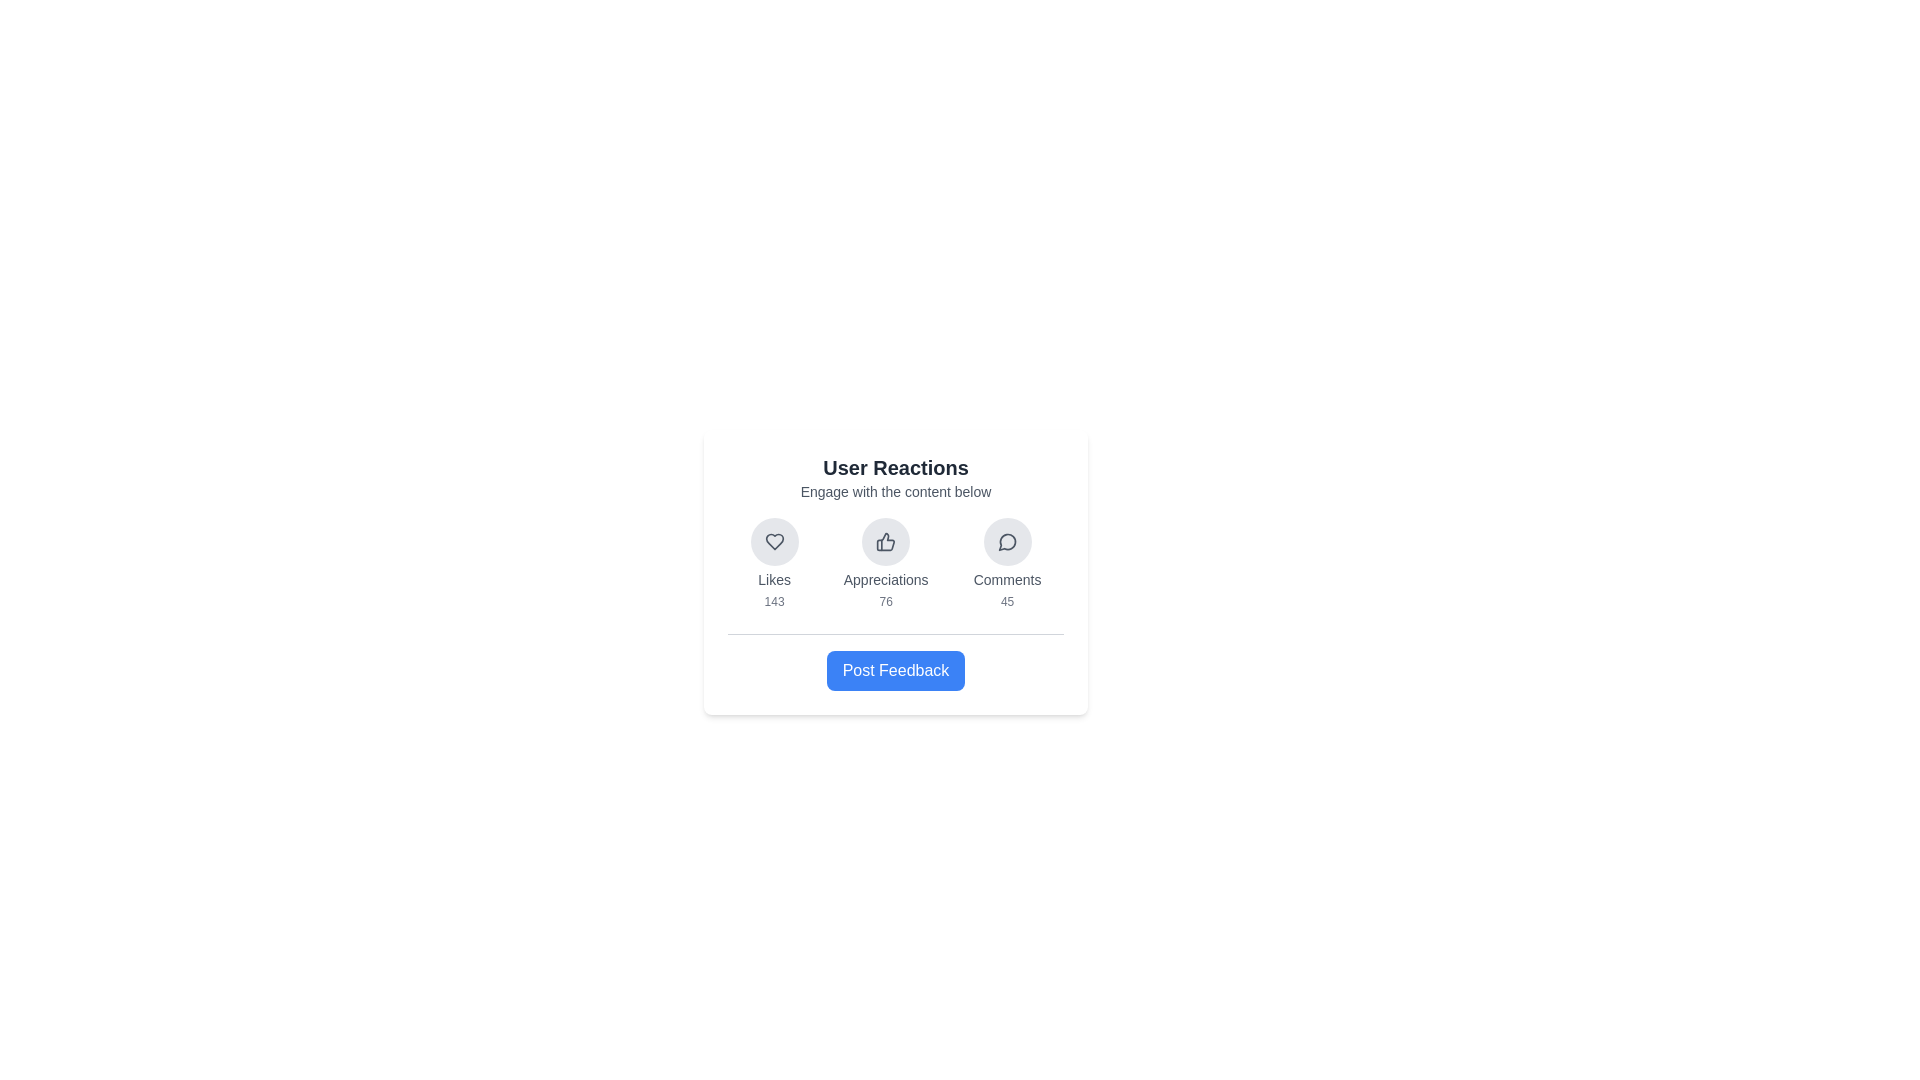 The width and height of the screenshot is (1920, 1080). Describe the element at coordinates (1007, 563) in the screenshot. I see `the Interactive button displaying the number of comments (45) under the header 'User Reactions'` at that location.